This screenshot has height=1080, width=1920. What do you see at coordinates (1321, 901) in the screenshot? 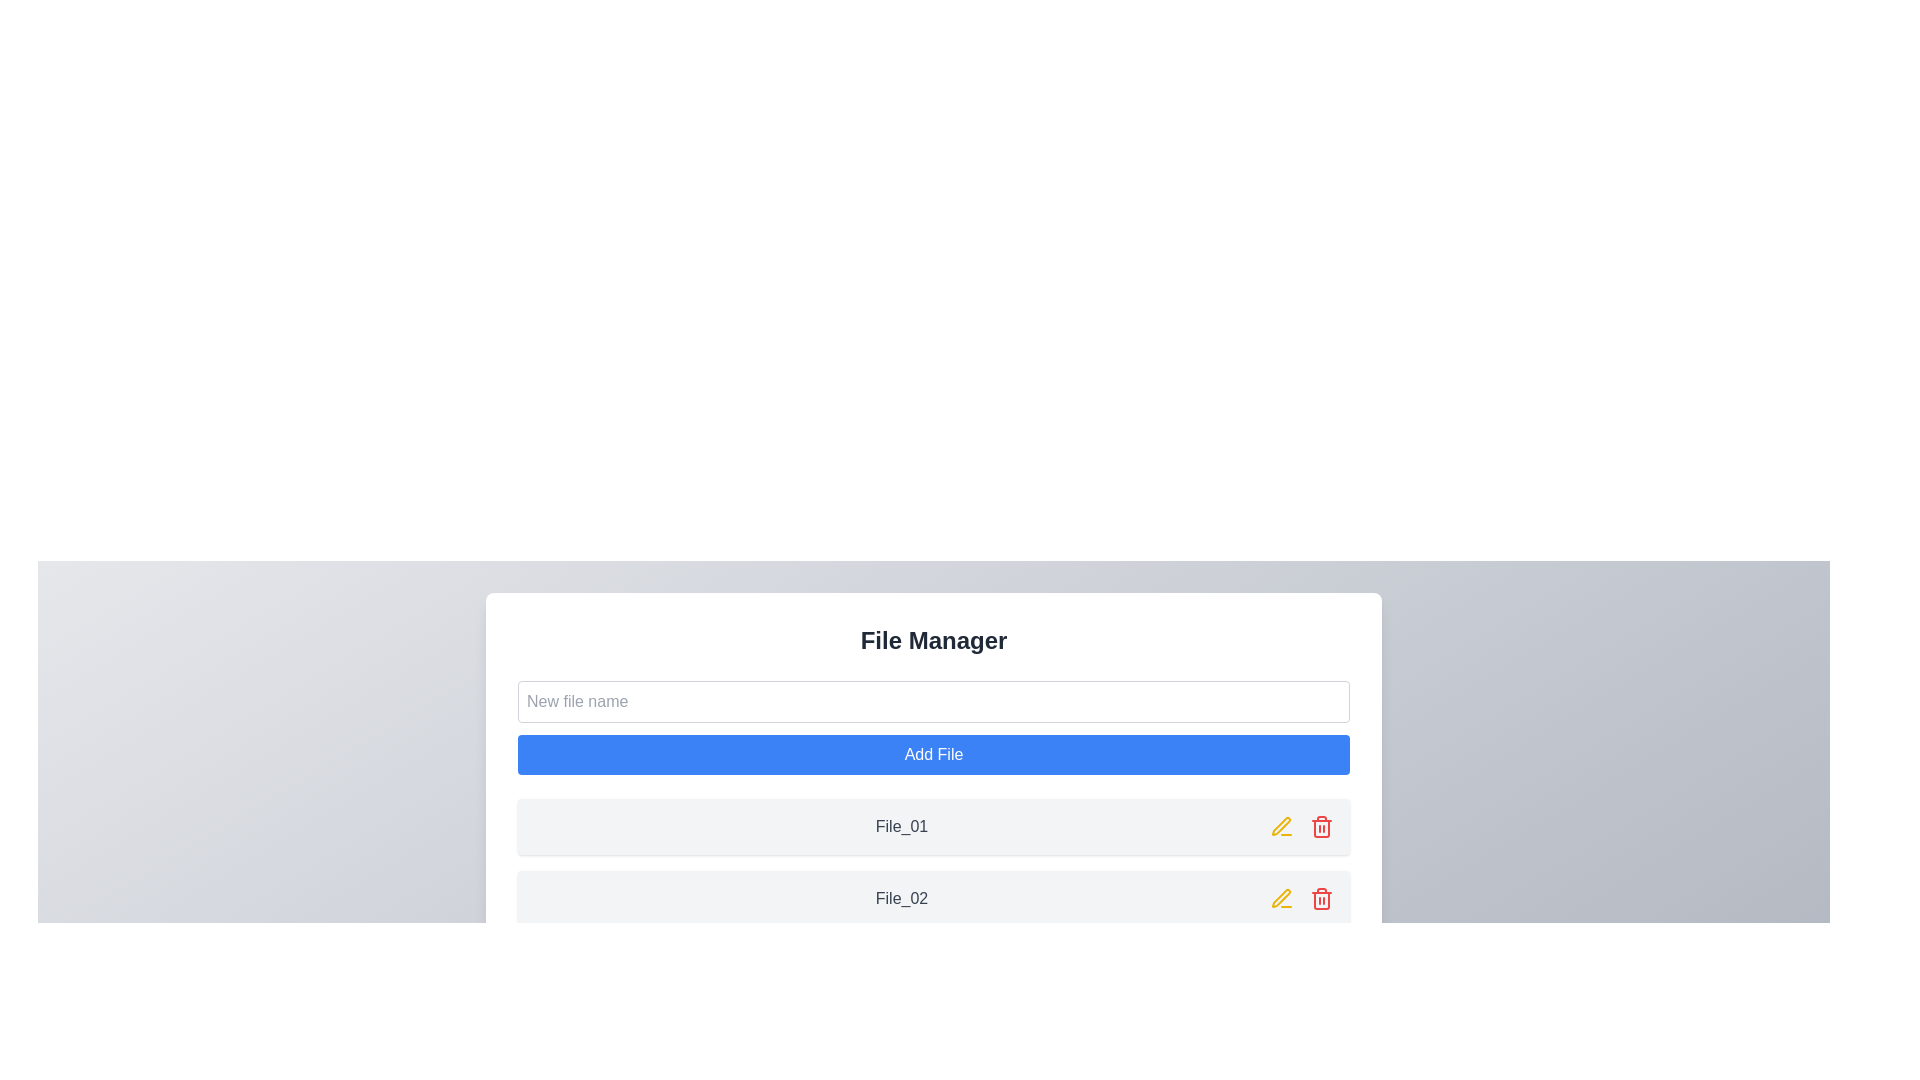
I see `the trash icon associated with the file named 'File_02', which is part of a delete button and is represented by a simplistic trash bin outline` at bounding box center [1321, 901].